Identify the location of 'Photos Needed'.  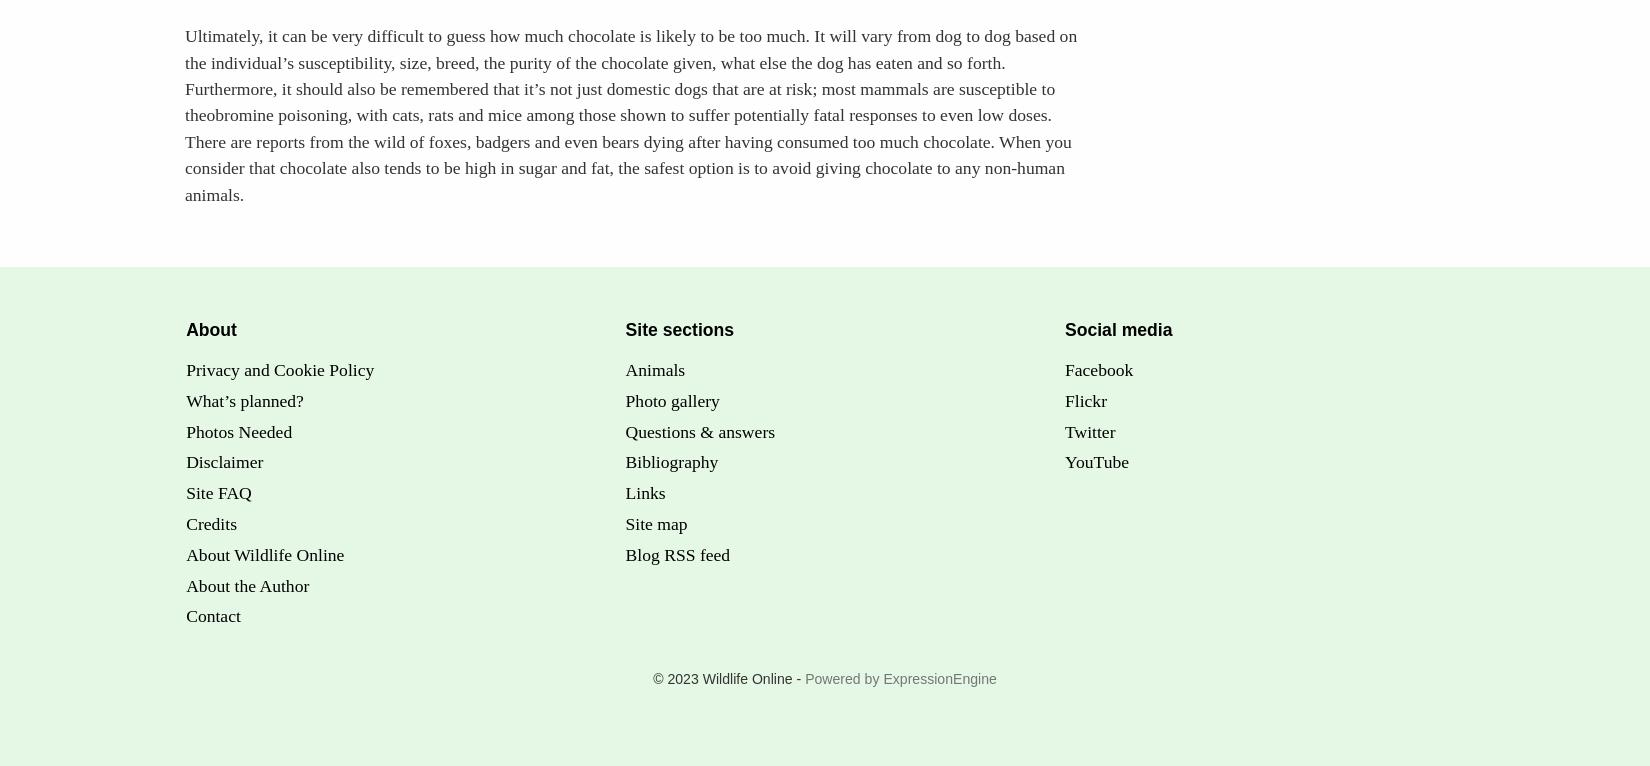
(238, 431).